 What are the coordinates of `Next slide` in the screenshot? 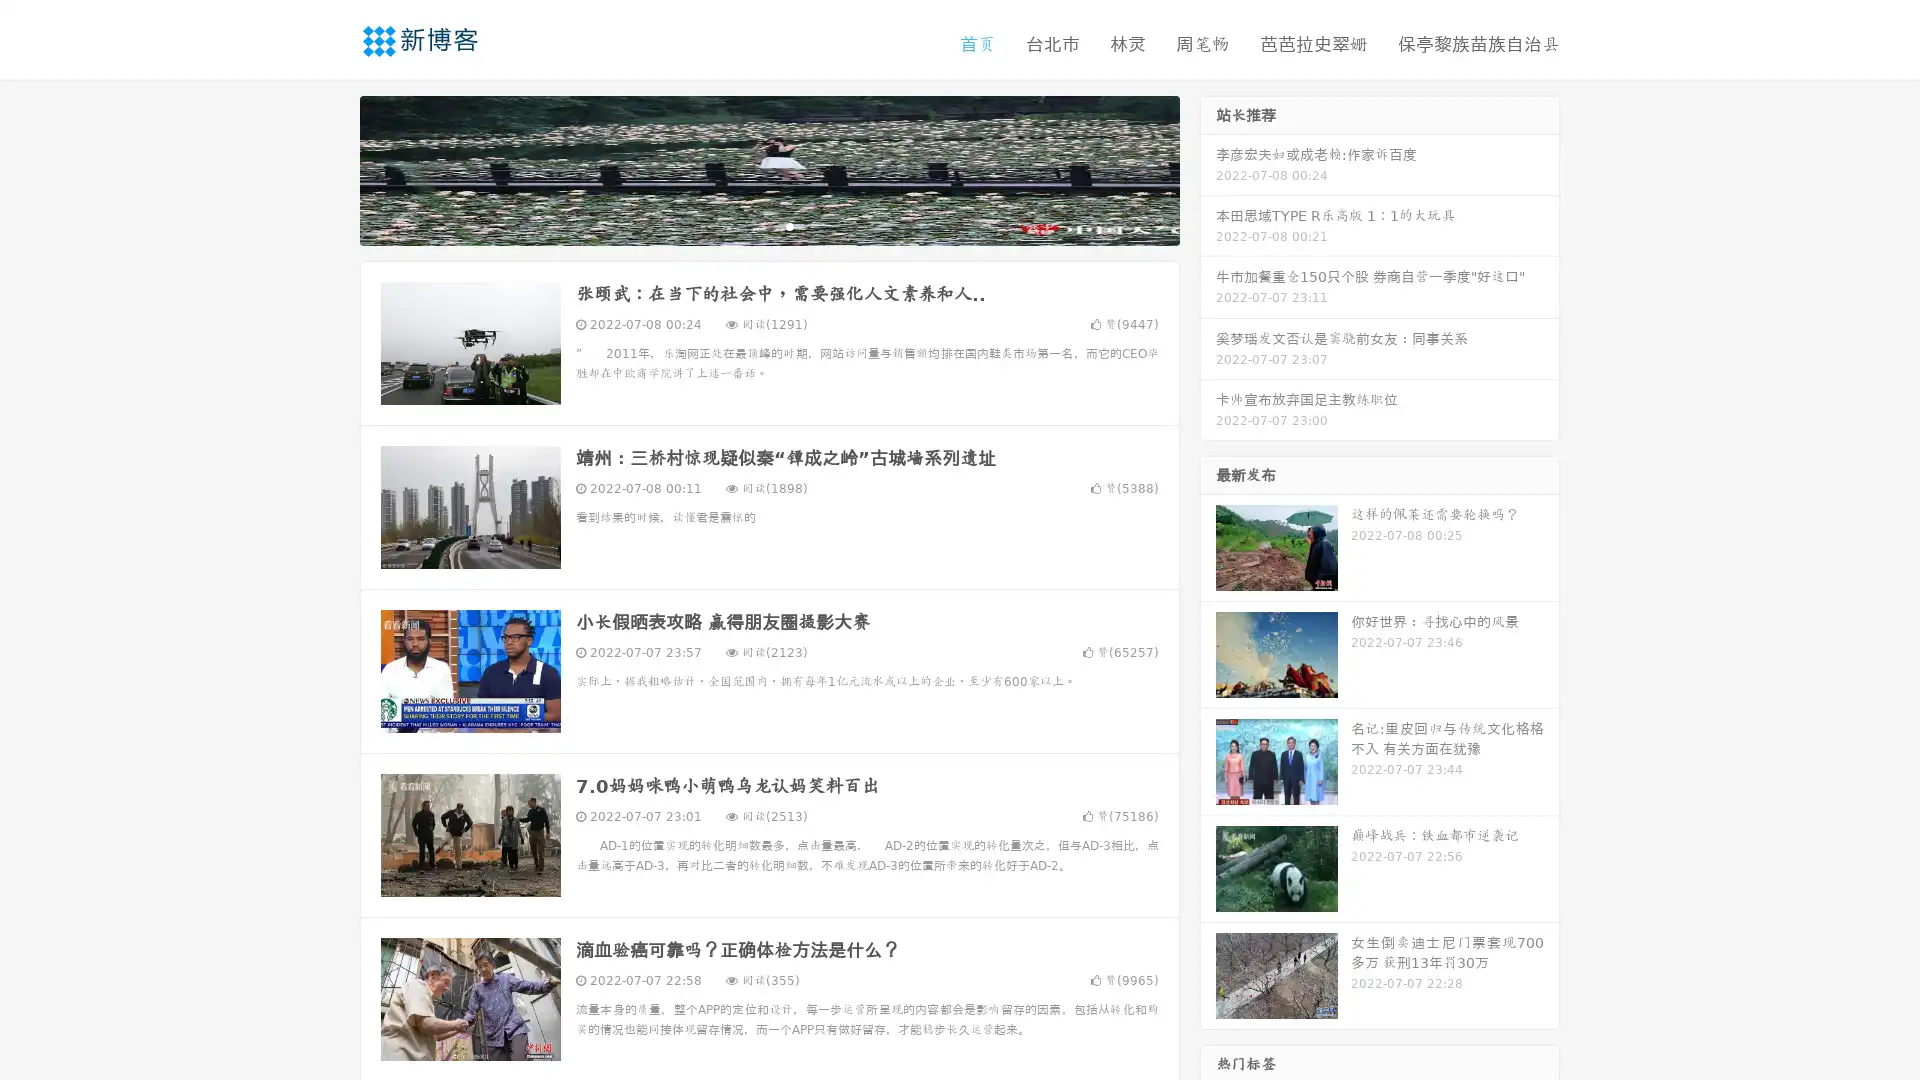 It's located at (1208, 168).